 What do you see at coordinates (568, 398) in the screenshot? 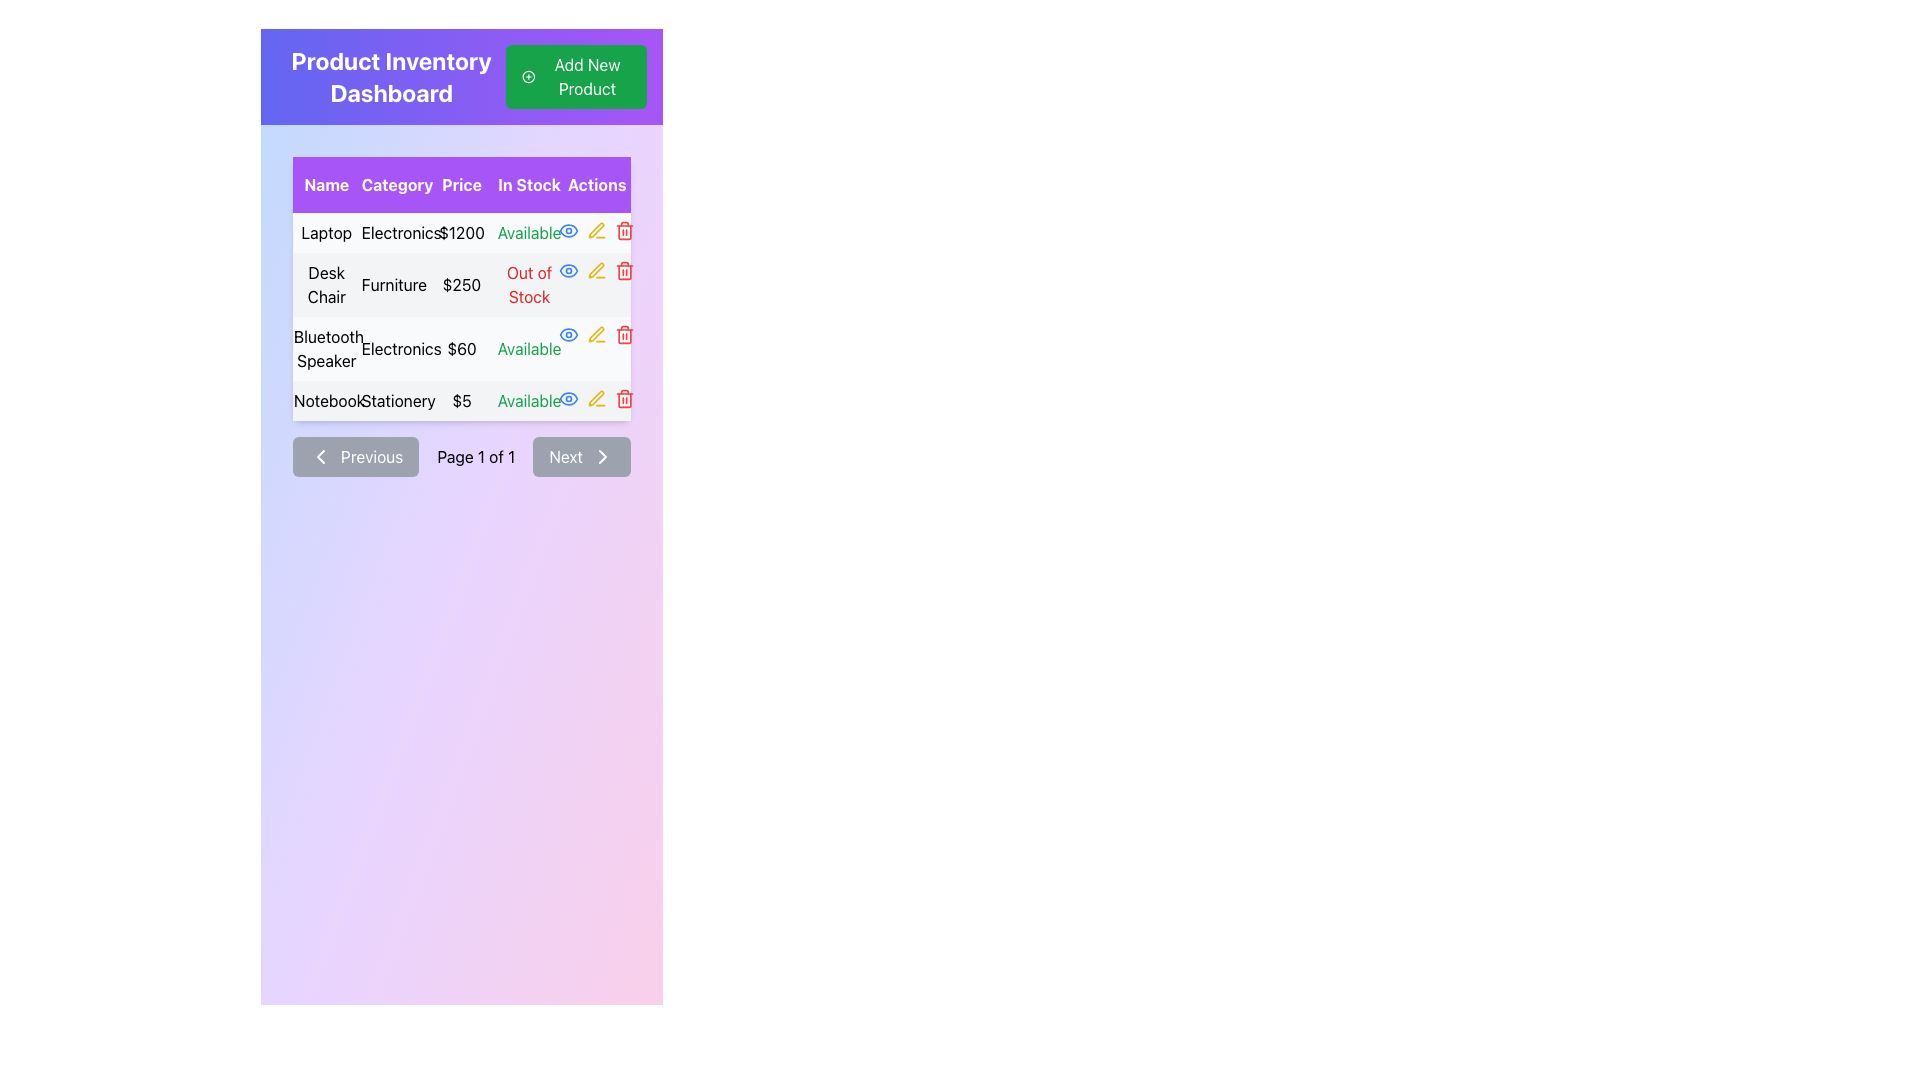
I see `the eye icon in the 'Actions' column of the fourth row in the table` at bounding box center [568, 398].